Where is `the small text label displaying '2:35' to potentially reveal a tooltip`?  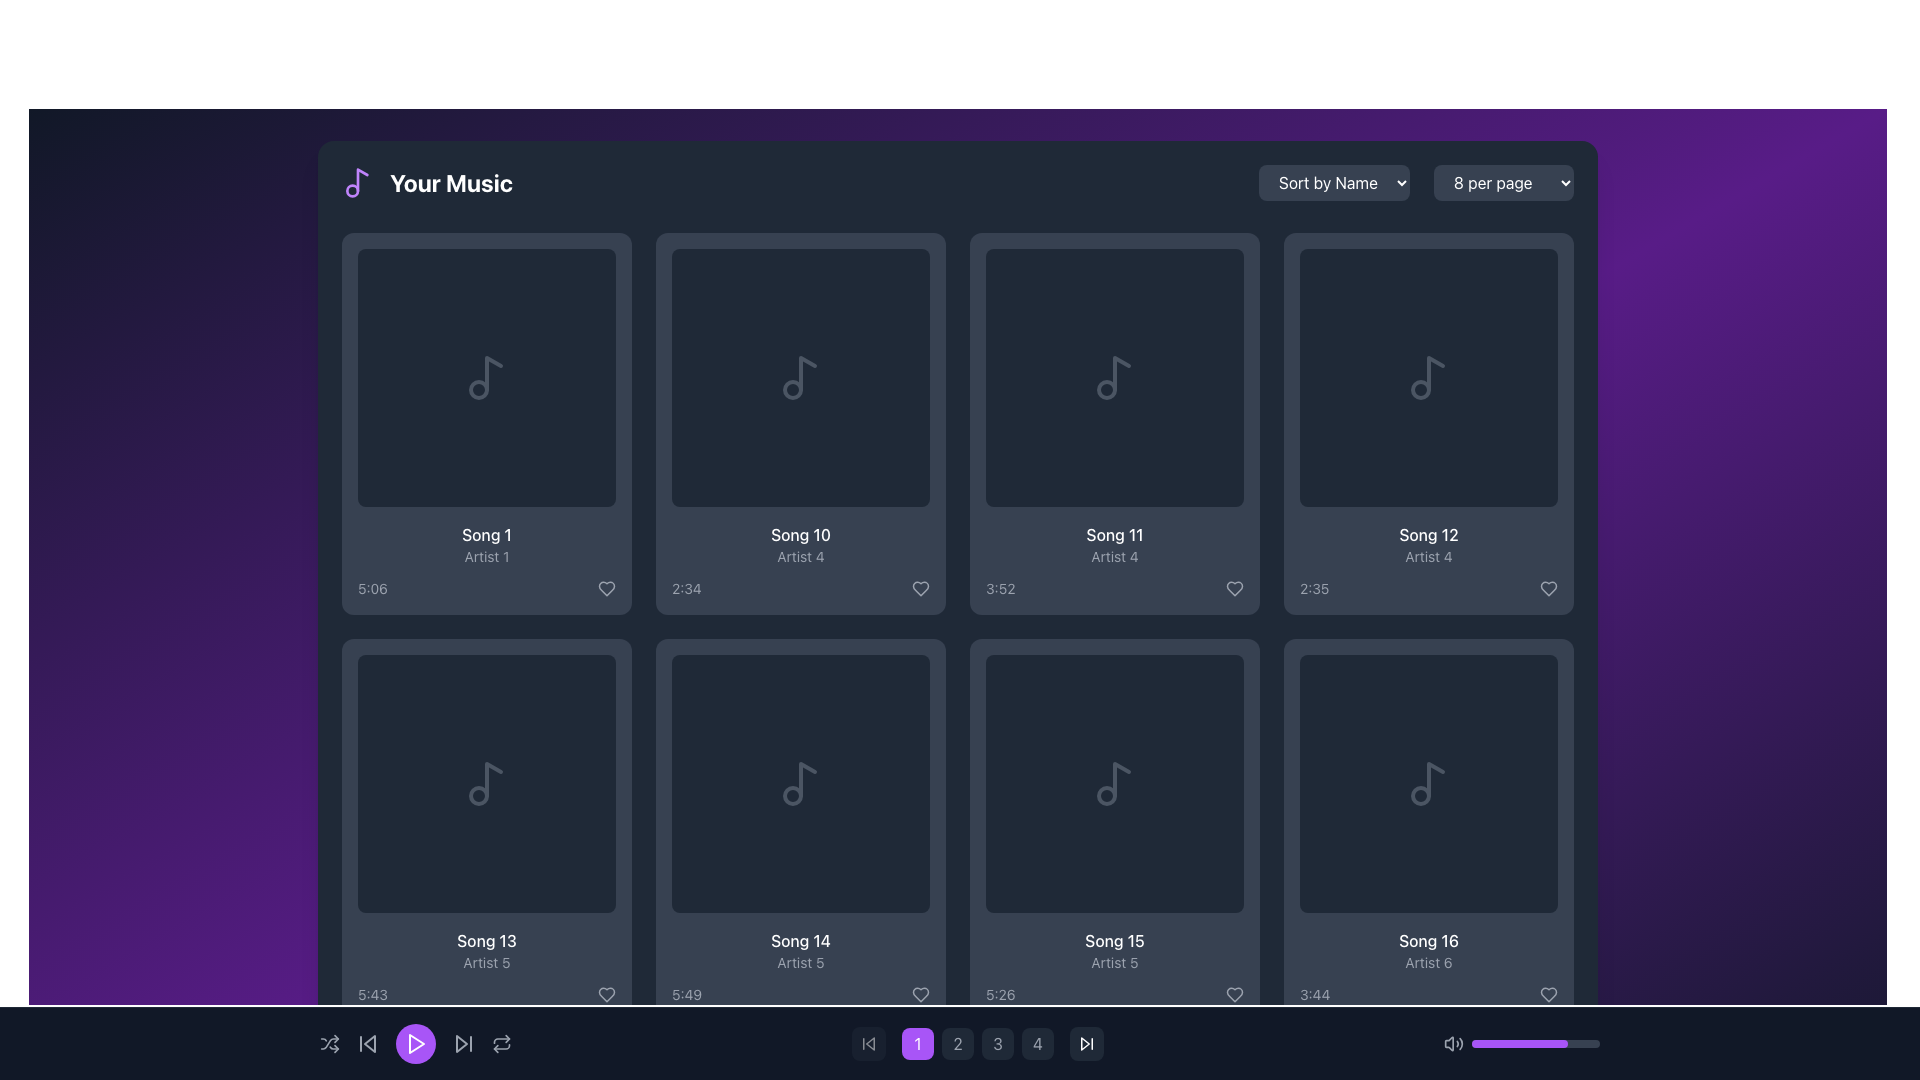 the small text label displaying '2:35' to potentially reveal a tooltip is located at coordinates (1314, 588).